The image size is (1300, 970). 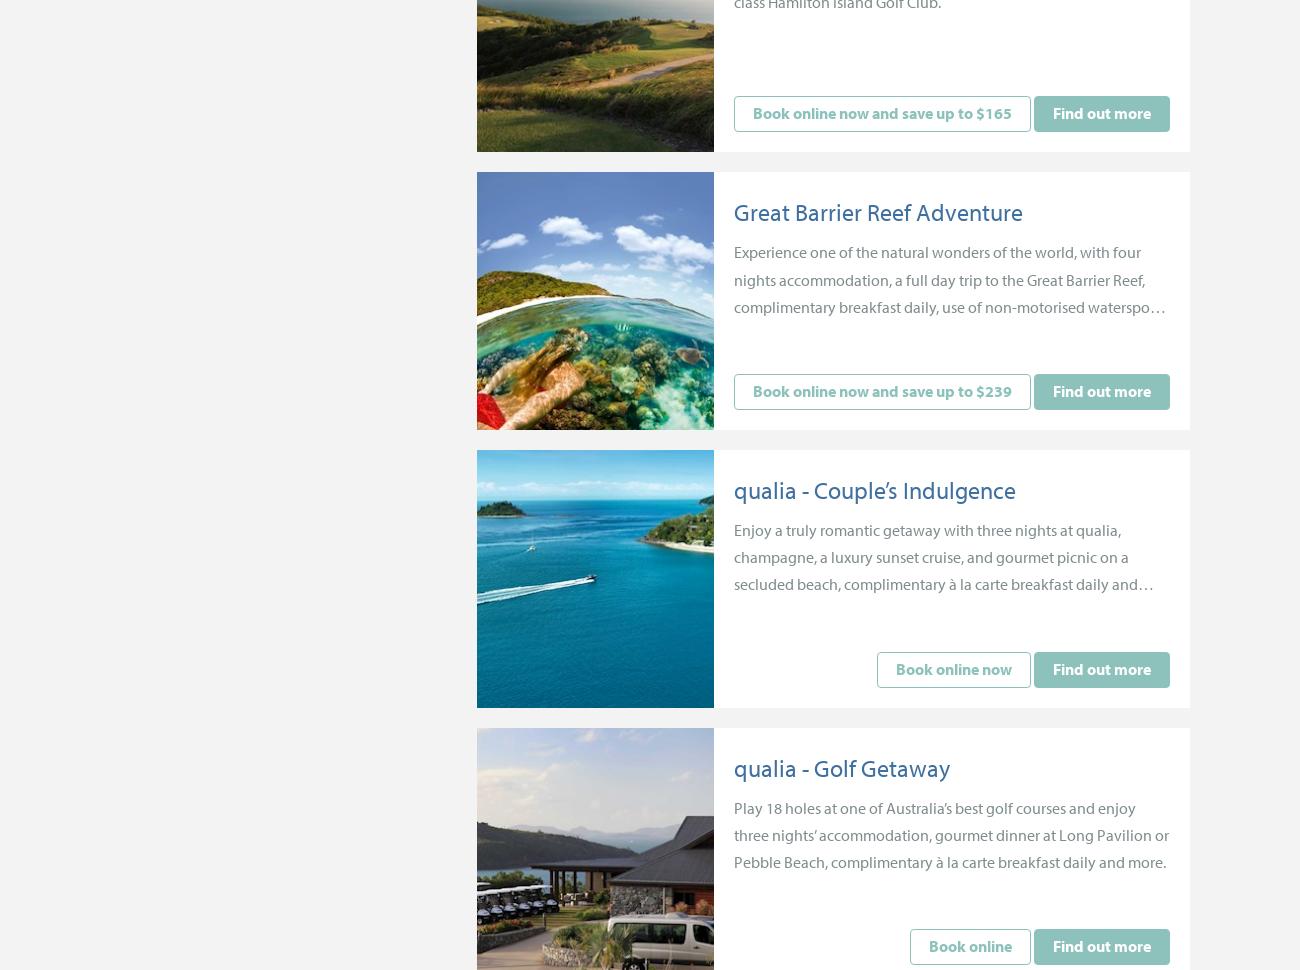 What do you see at coordinates (880, 390) in the screenshot?
I see `'Book online now and save up to $239'` at bounding box center [880, 390].